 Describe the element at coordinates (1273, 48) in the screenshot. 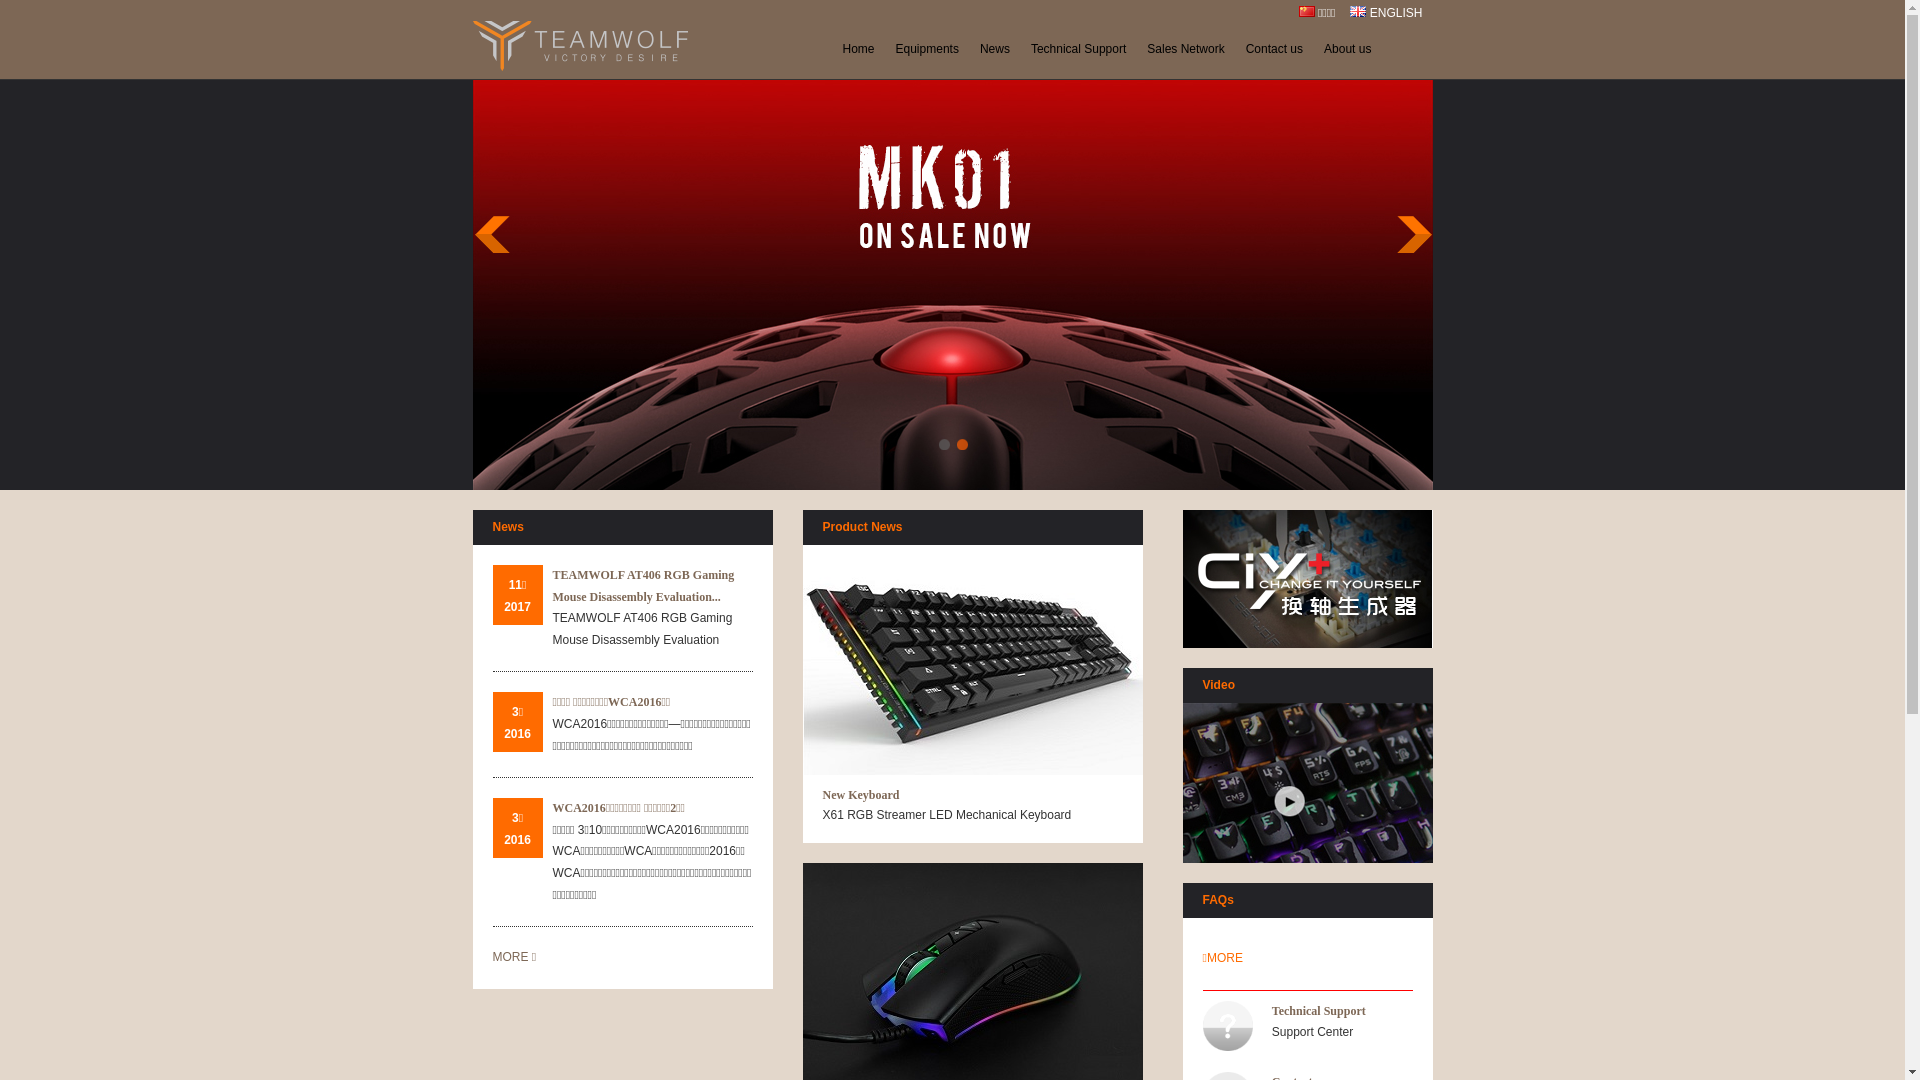

I see `'Contact us'` at that location.